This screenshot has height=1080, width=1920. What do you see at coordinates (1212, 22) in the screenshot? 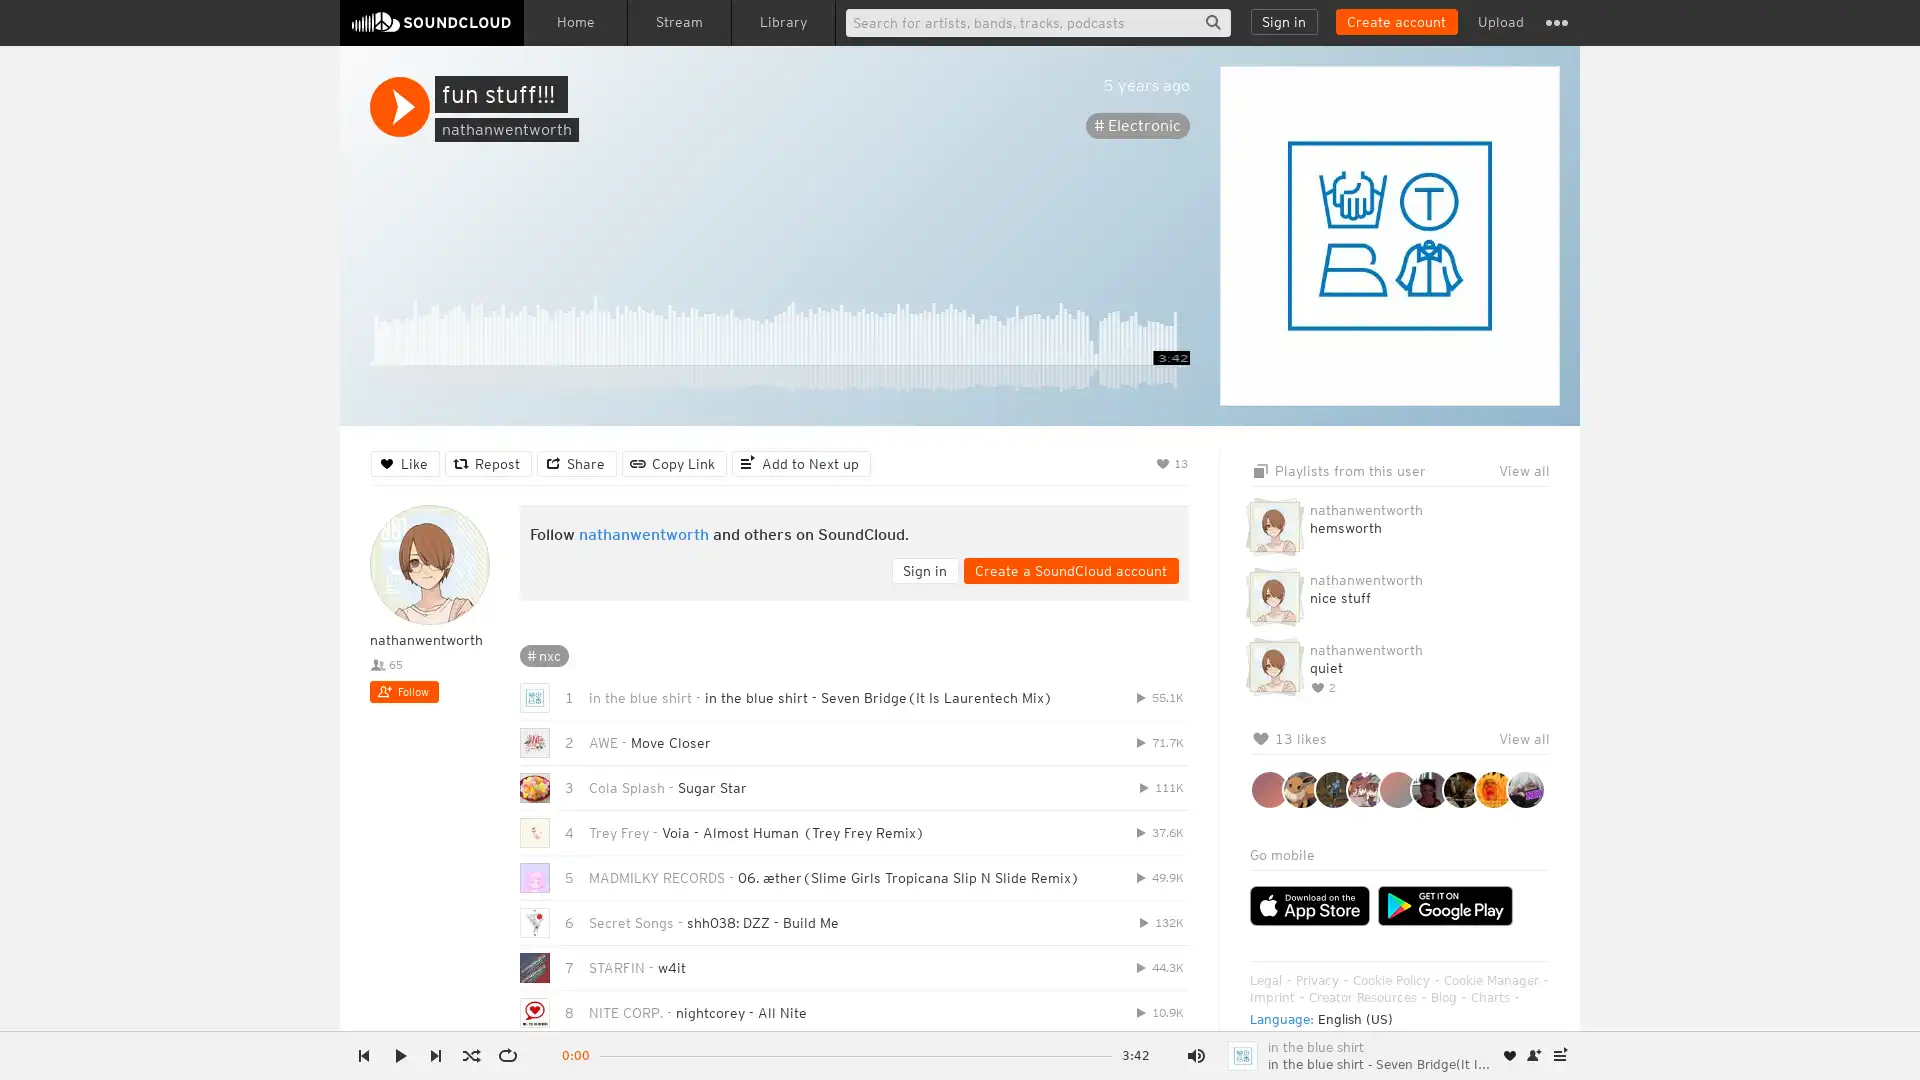
I see `Search` at bounding box center [1212, 22].